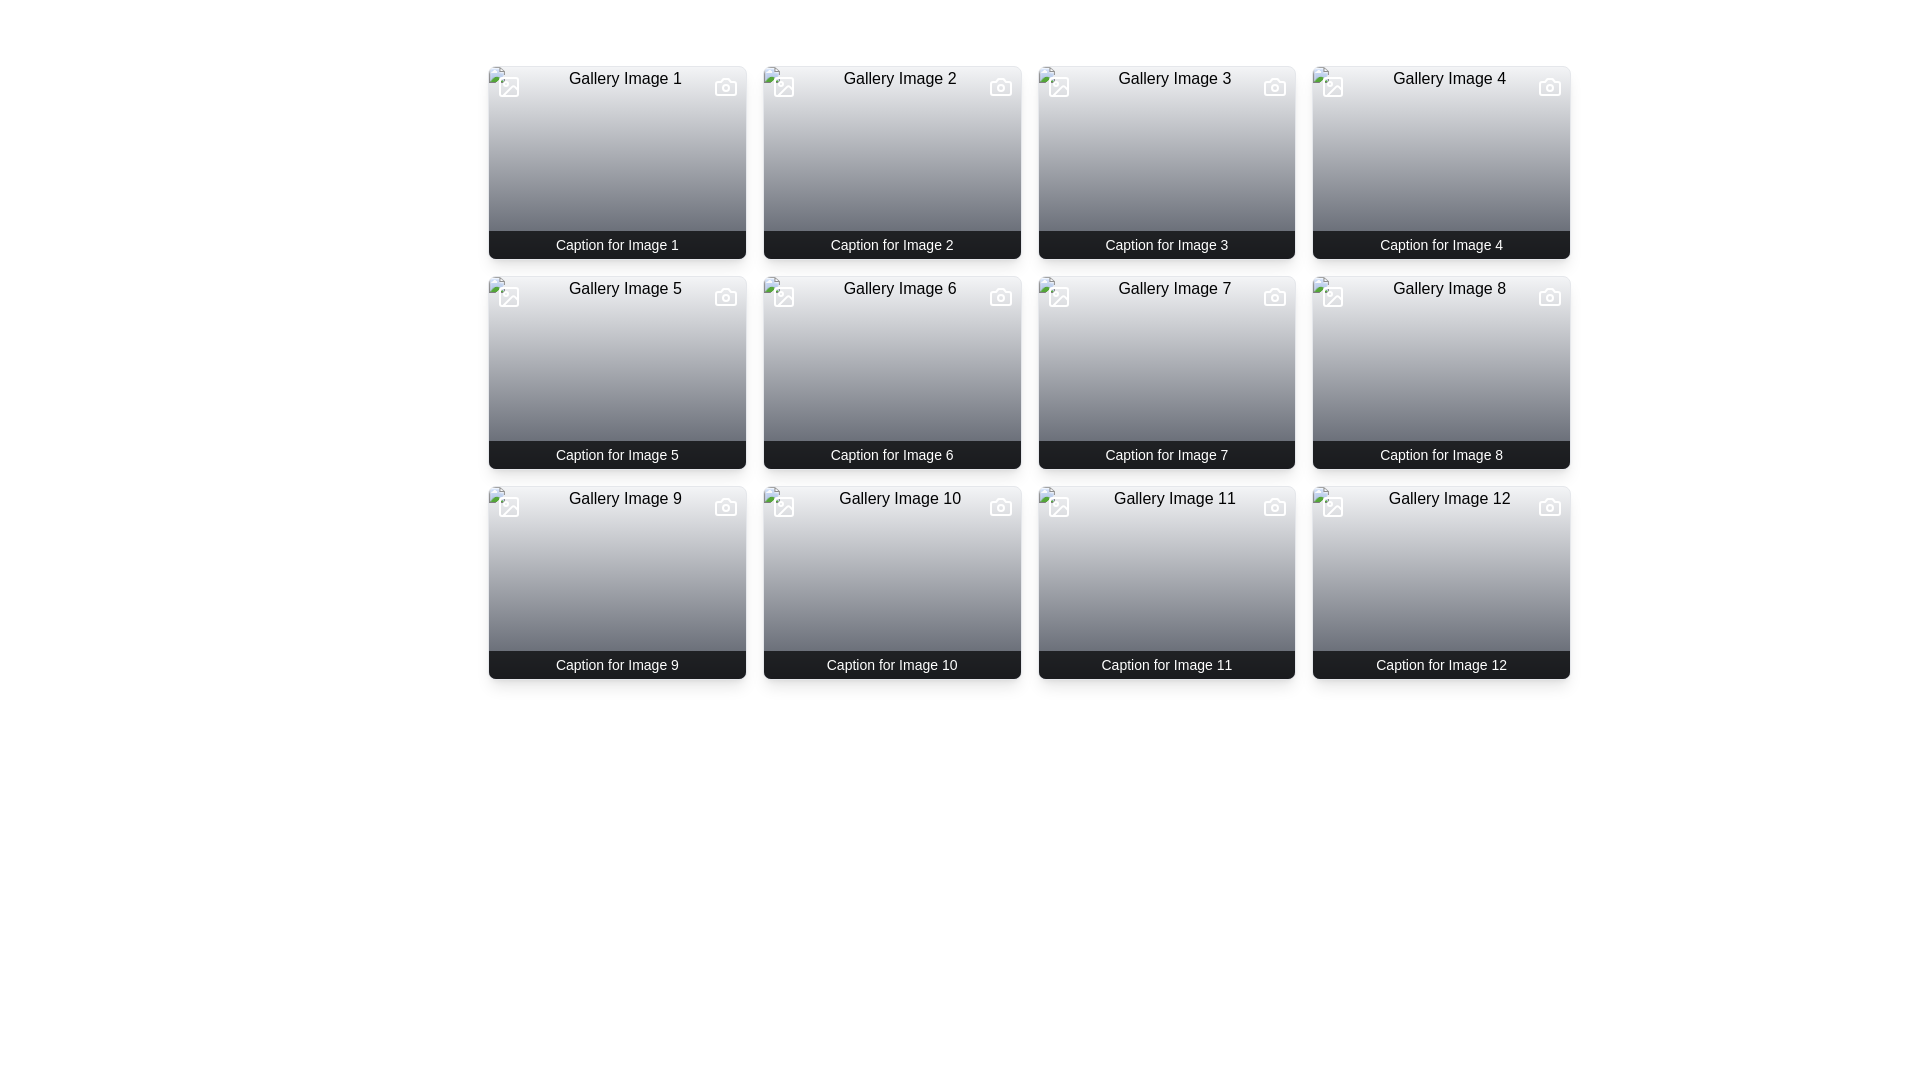 The image size is (1920, 1080). Describe the element at coordinates (1000, 297) in the screenshot. I see `the icon in the top-right corner of the tile labeled 'Gallery Image 6'` at that location.